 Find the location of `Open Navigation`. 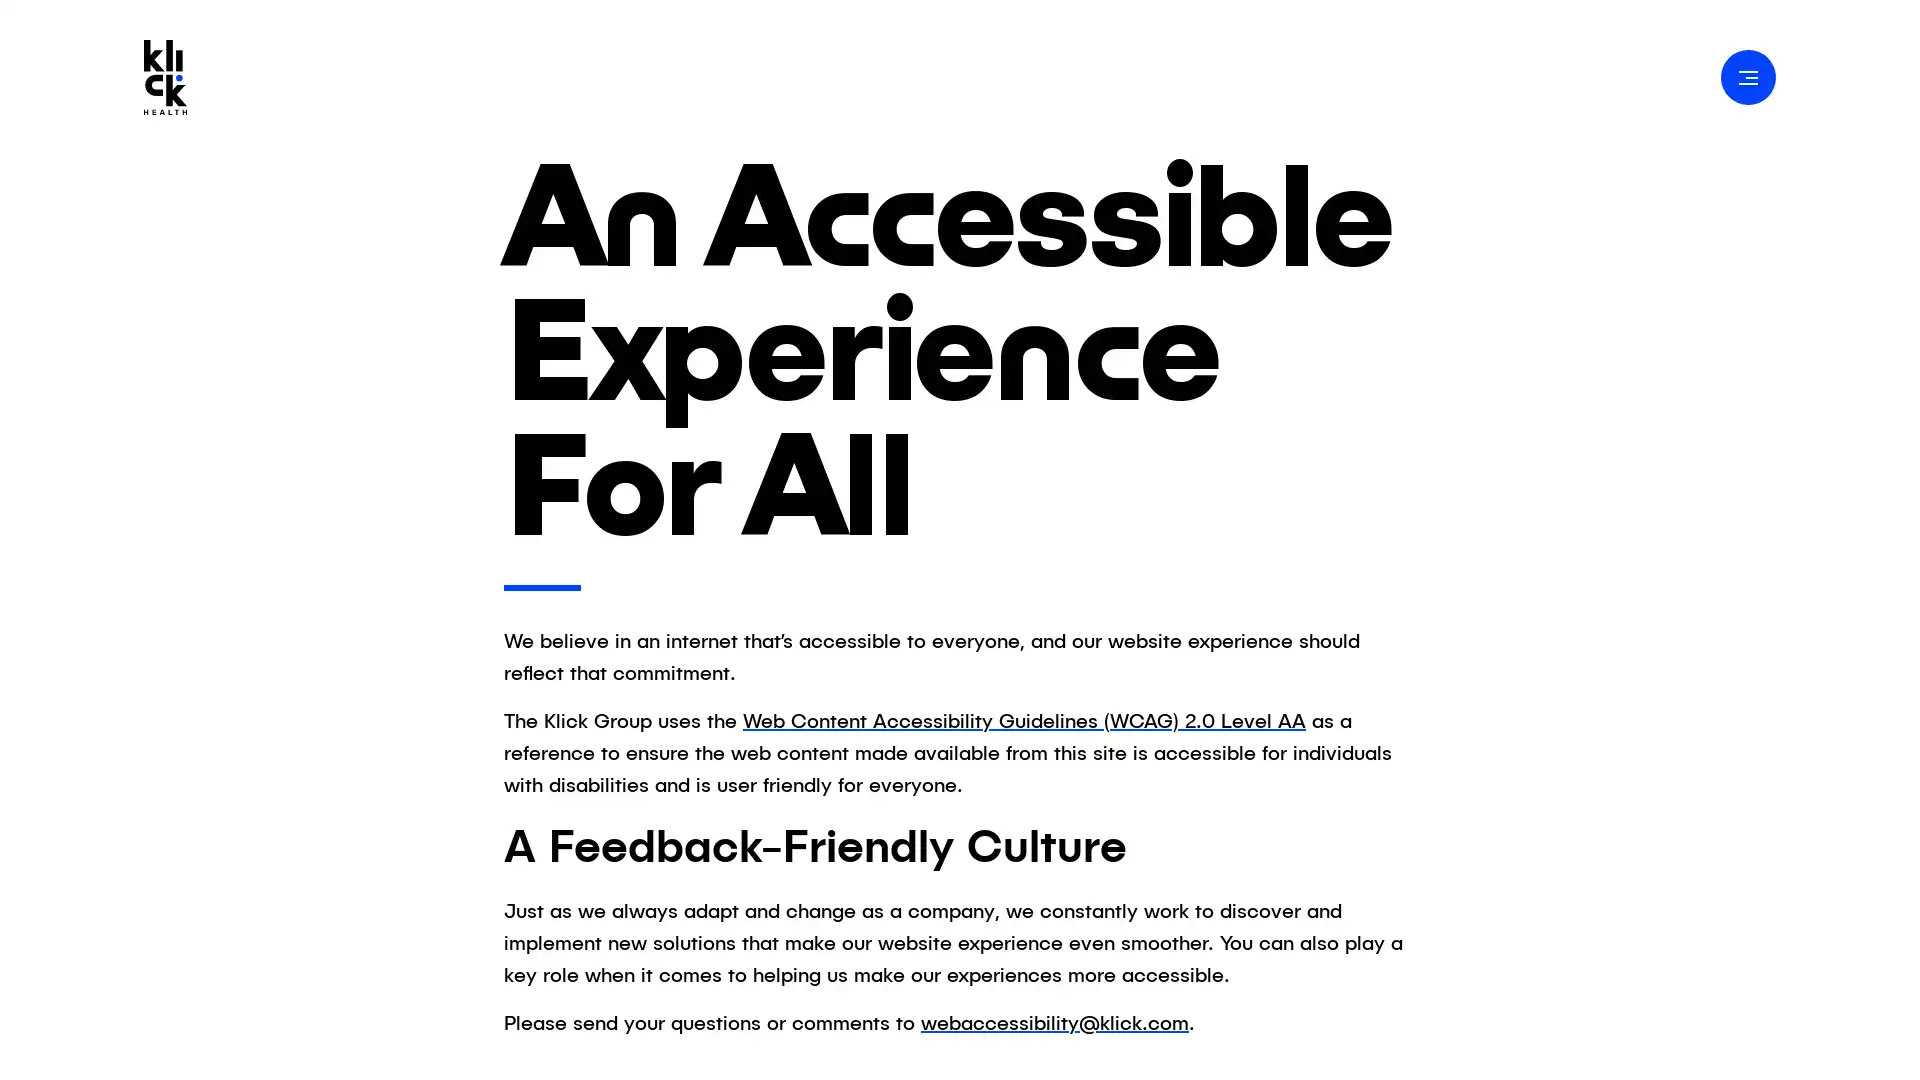

Open Navigation is located at coordinates (1747, 76).